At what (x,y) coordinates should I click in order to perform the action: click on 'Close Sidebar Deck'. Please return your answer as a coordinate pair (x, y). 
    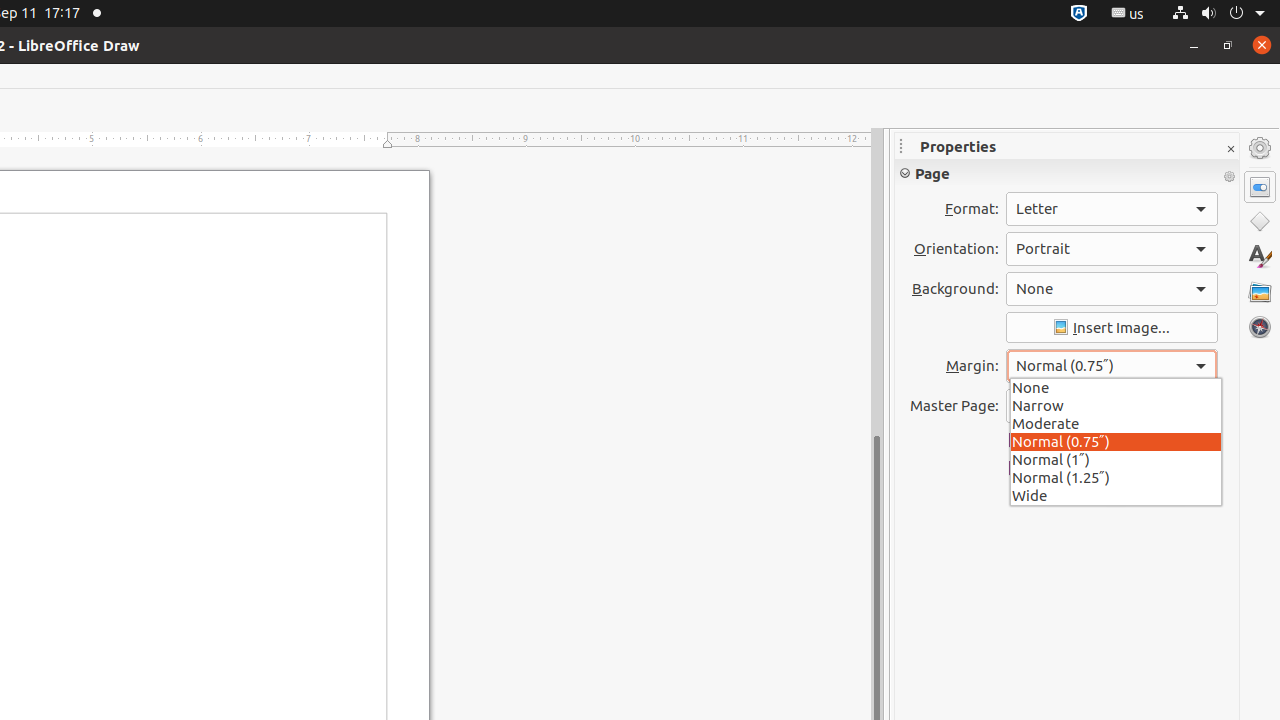
    Looking at the image, I should click on (1229, 148).